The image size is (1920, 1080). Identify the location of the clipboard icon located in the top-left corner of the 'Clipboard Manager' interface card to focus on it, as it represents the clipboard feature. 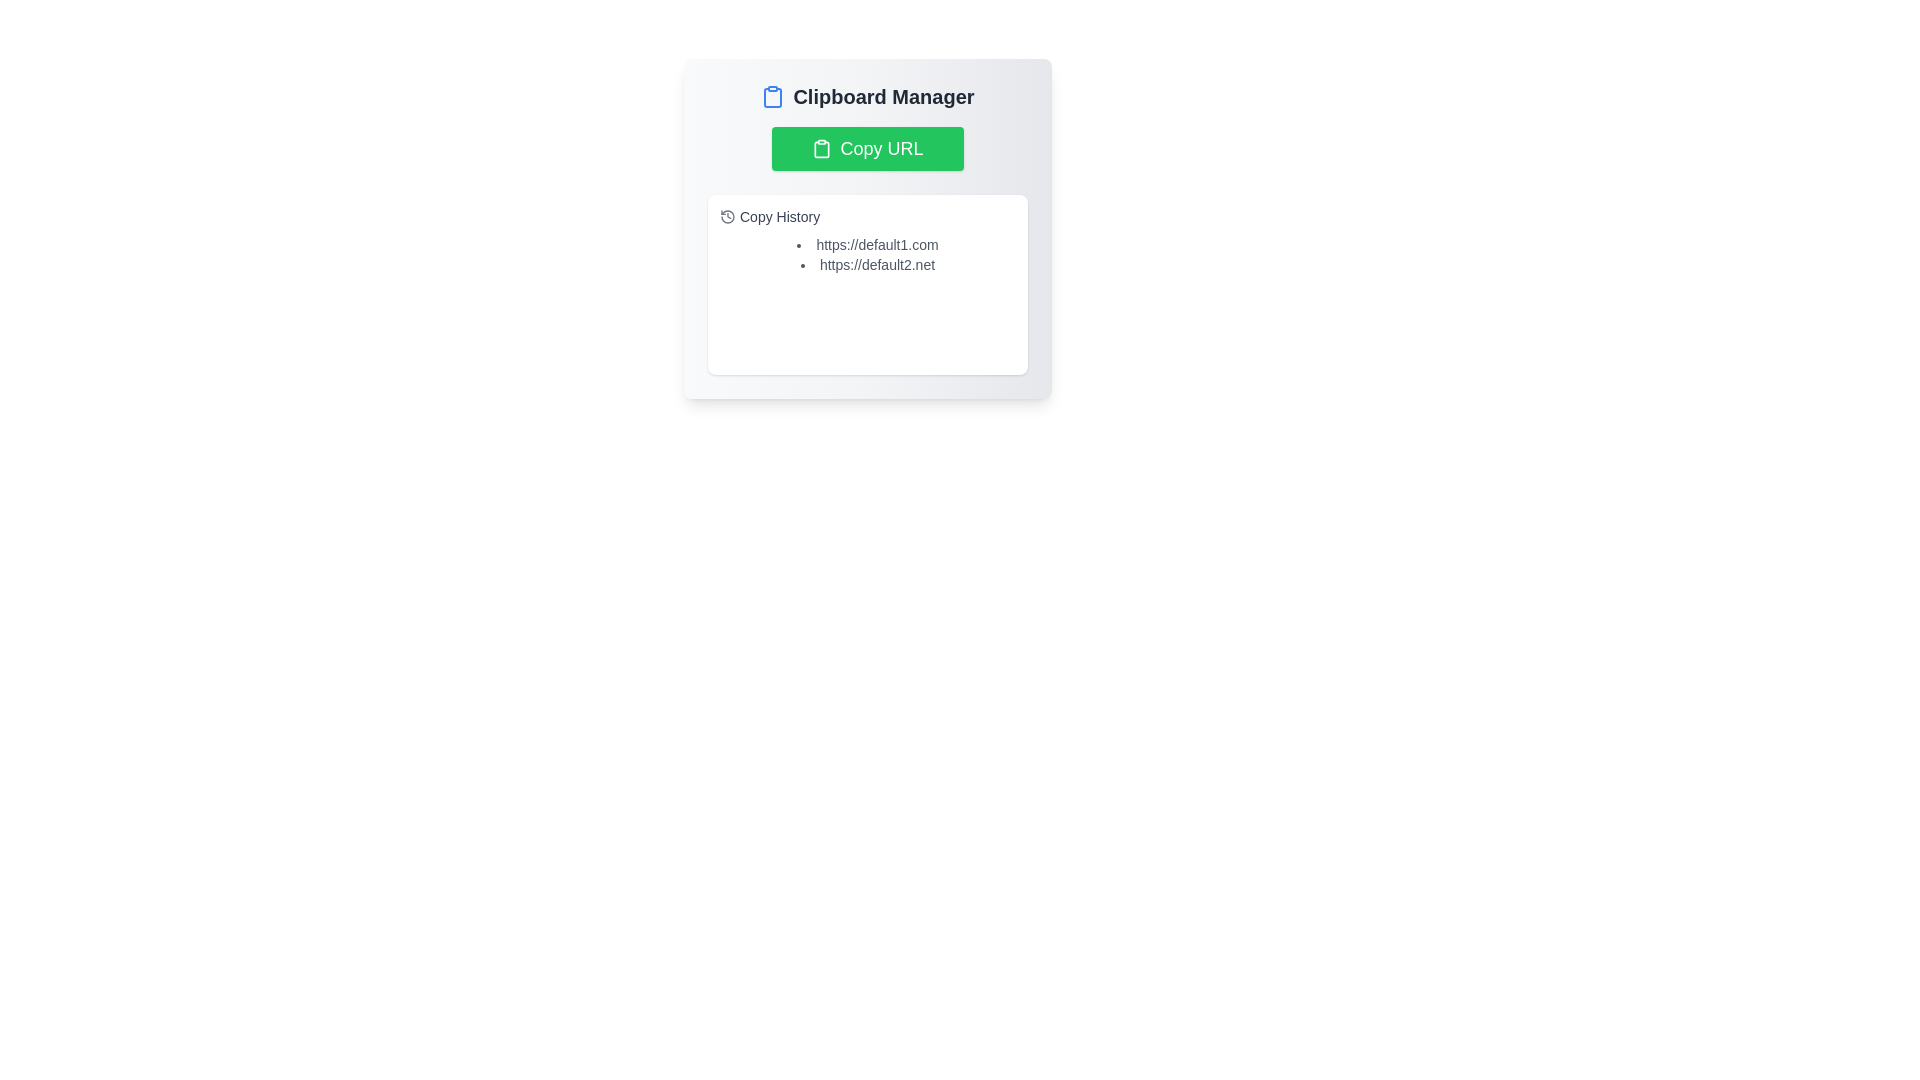
(772, 97).